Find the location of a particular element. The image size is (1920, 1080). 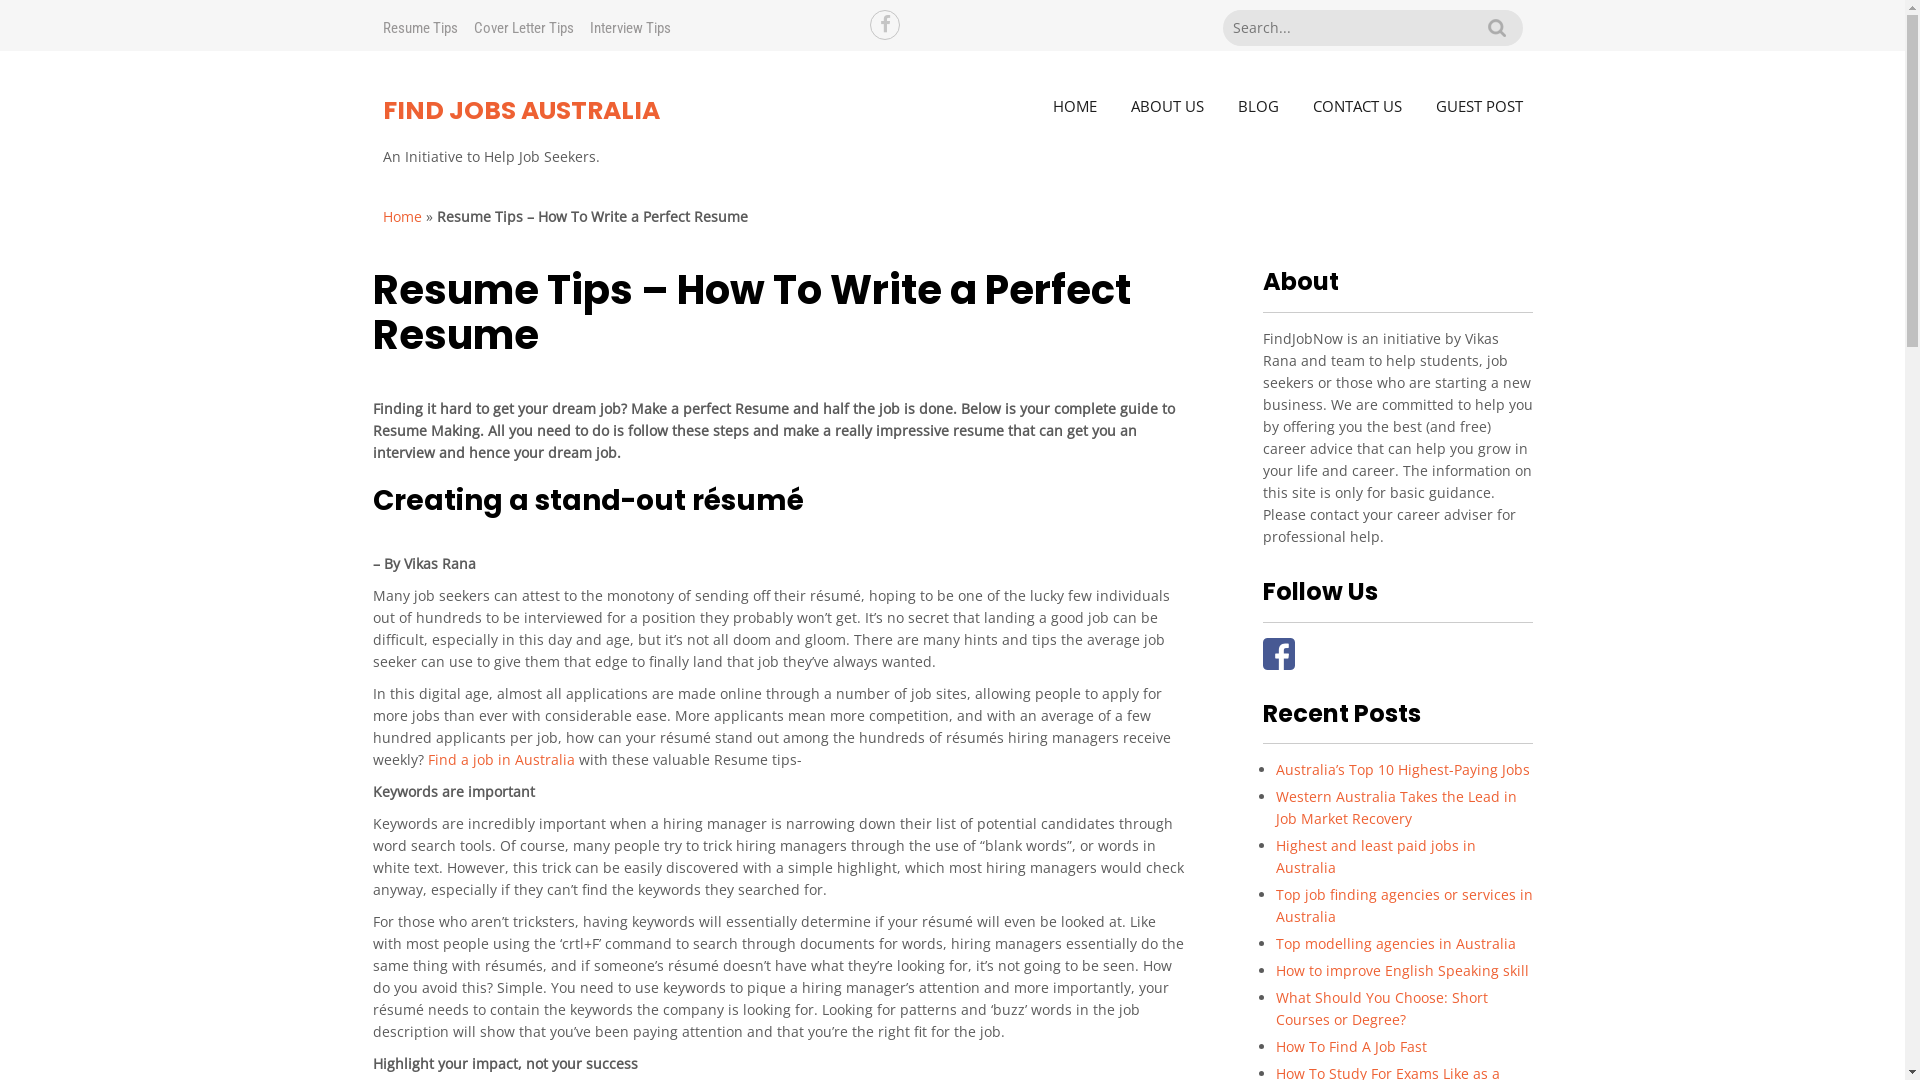

'GUEST POST' is located at coordinates (1478, 105).